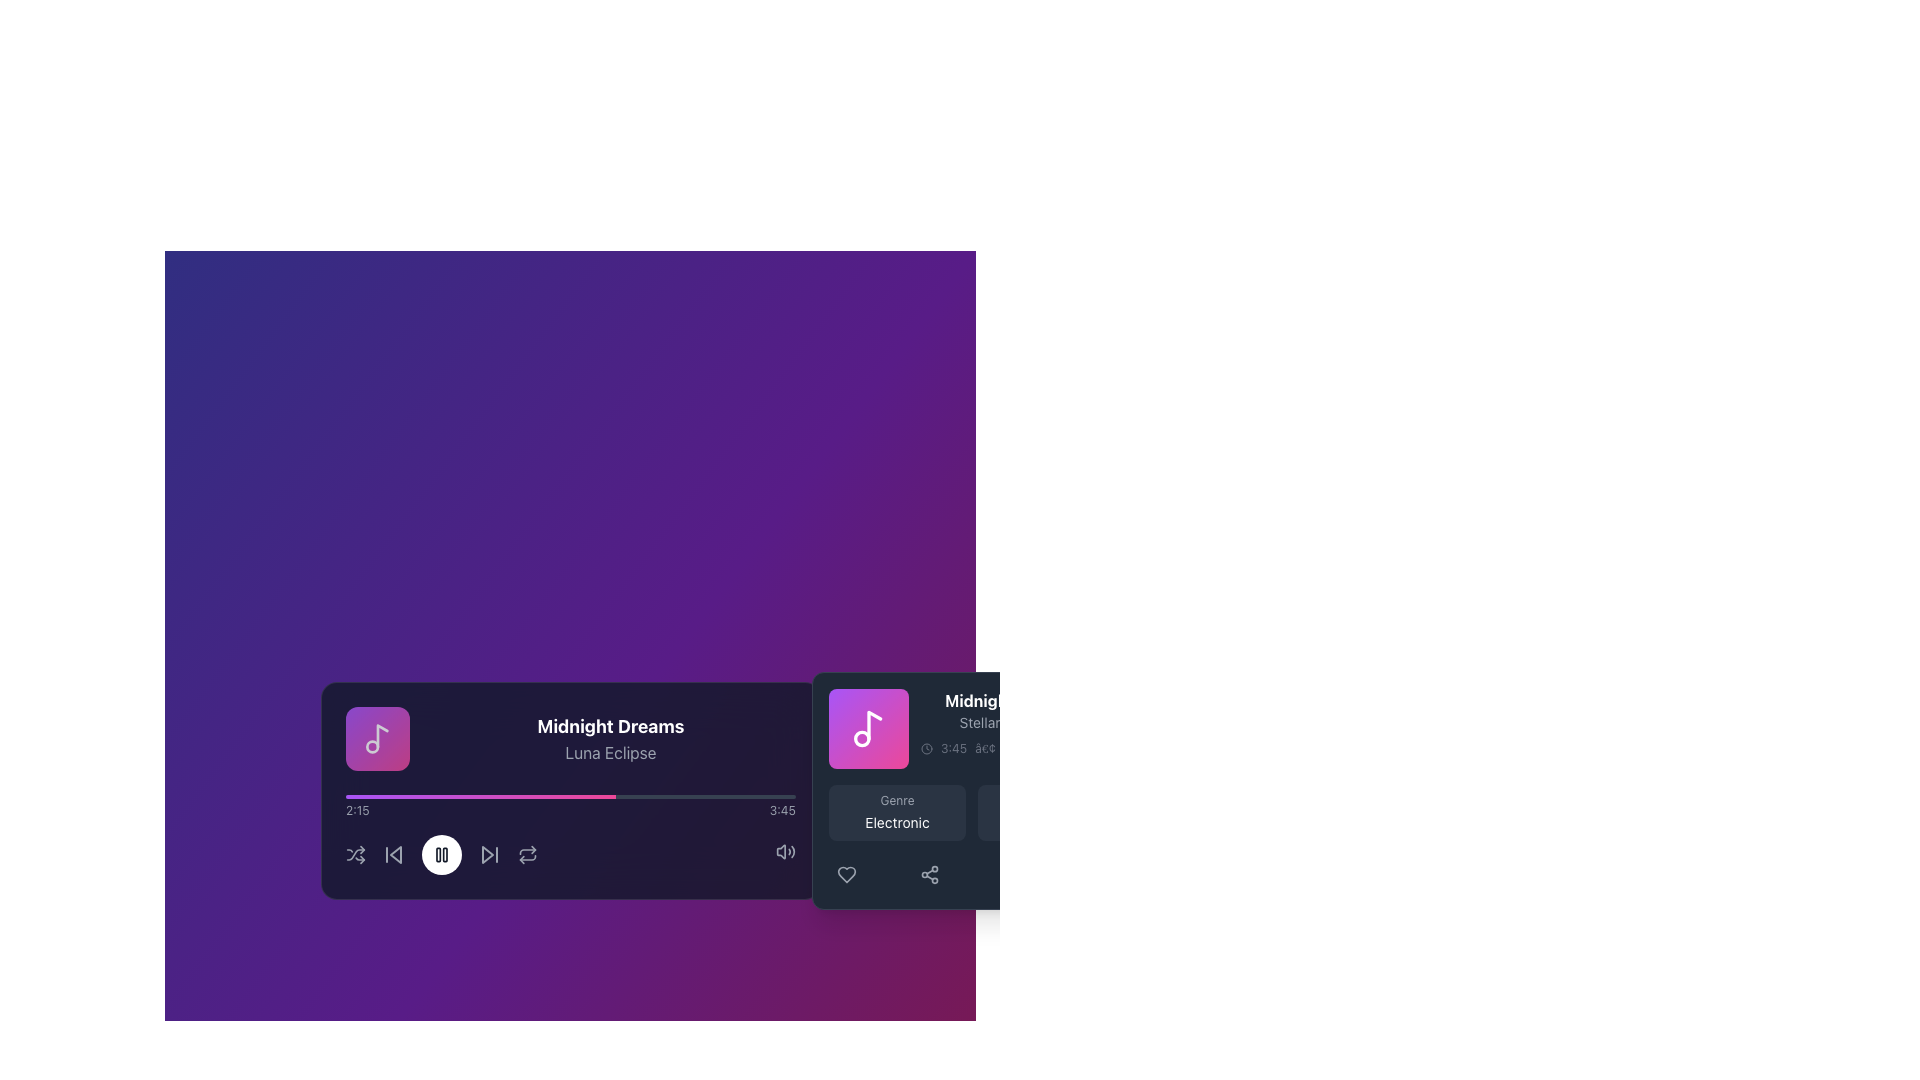 The image size is (1920, 1080). What do you see at coordinates (569, 789) in the screenshot?
I see `the progress bar for the song 'Midnight Dreams' by 'Luna Eclipse' to adjust the playback position` at bounding box center [569, 789].